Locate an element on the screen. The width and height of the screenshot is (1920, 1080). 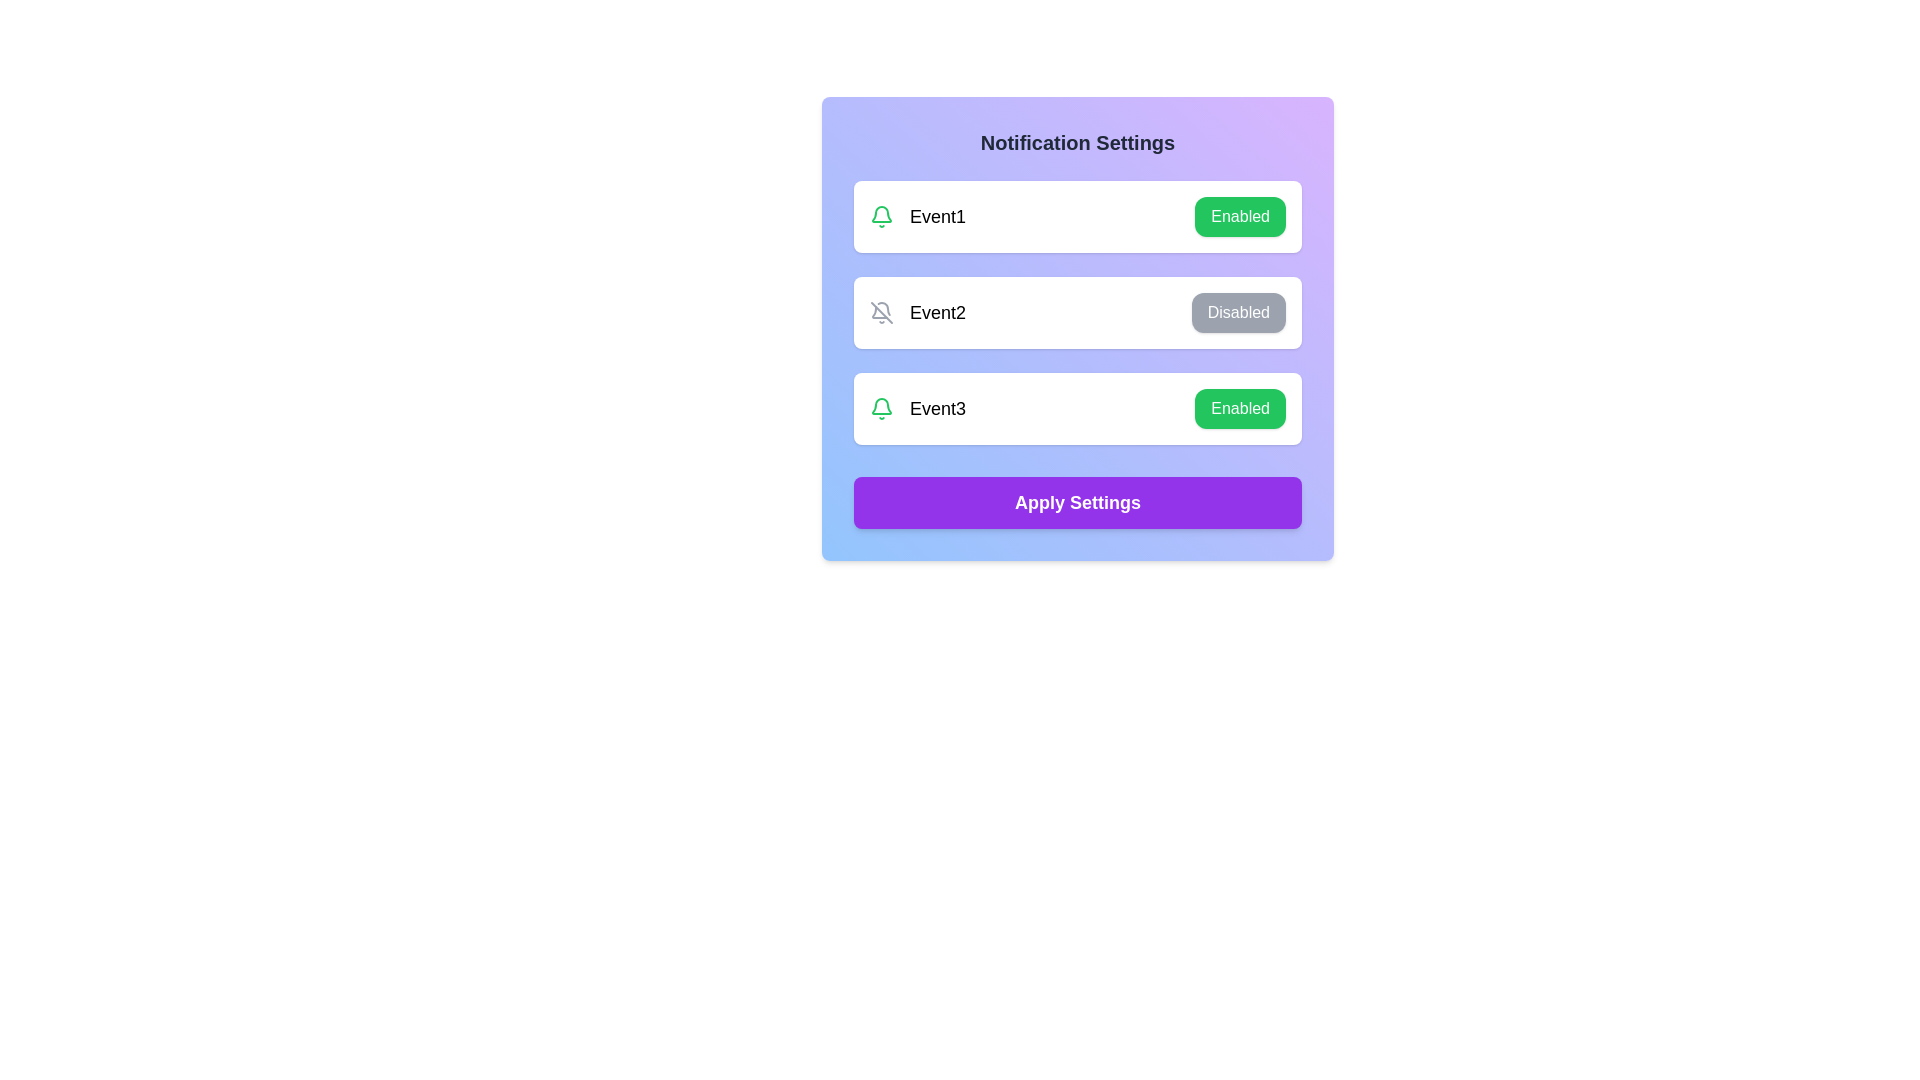
'Apply Settings' button to save changes is located at coordinates (1077, 501).